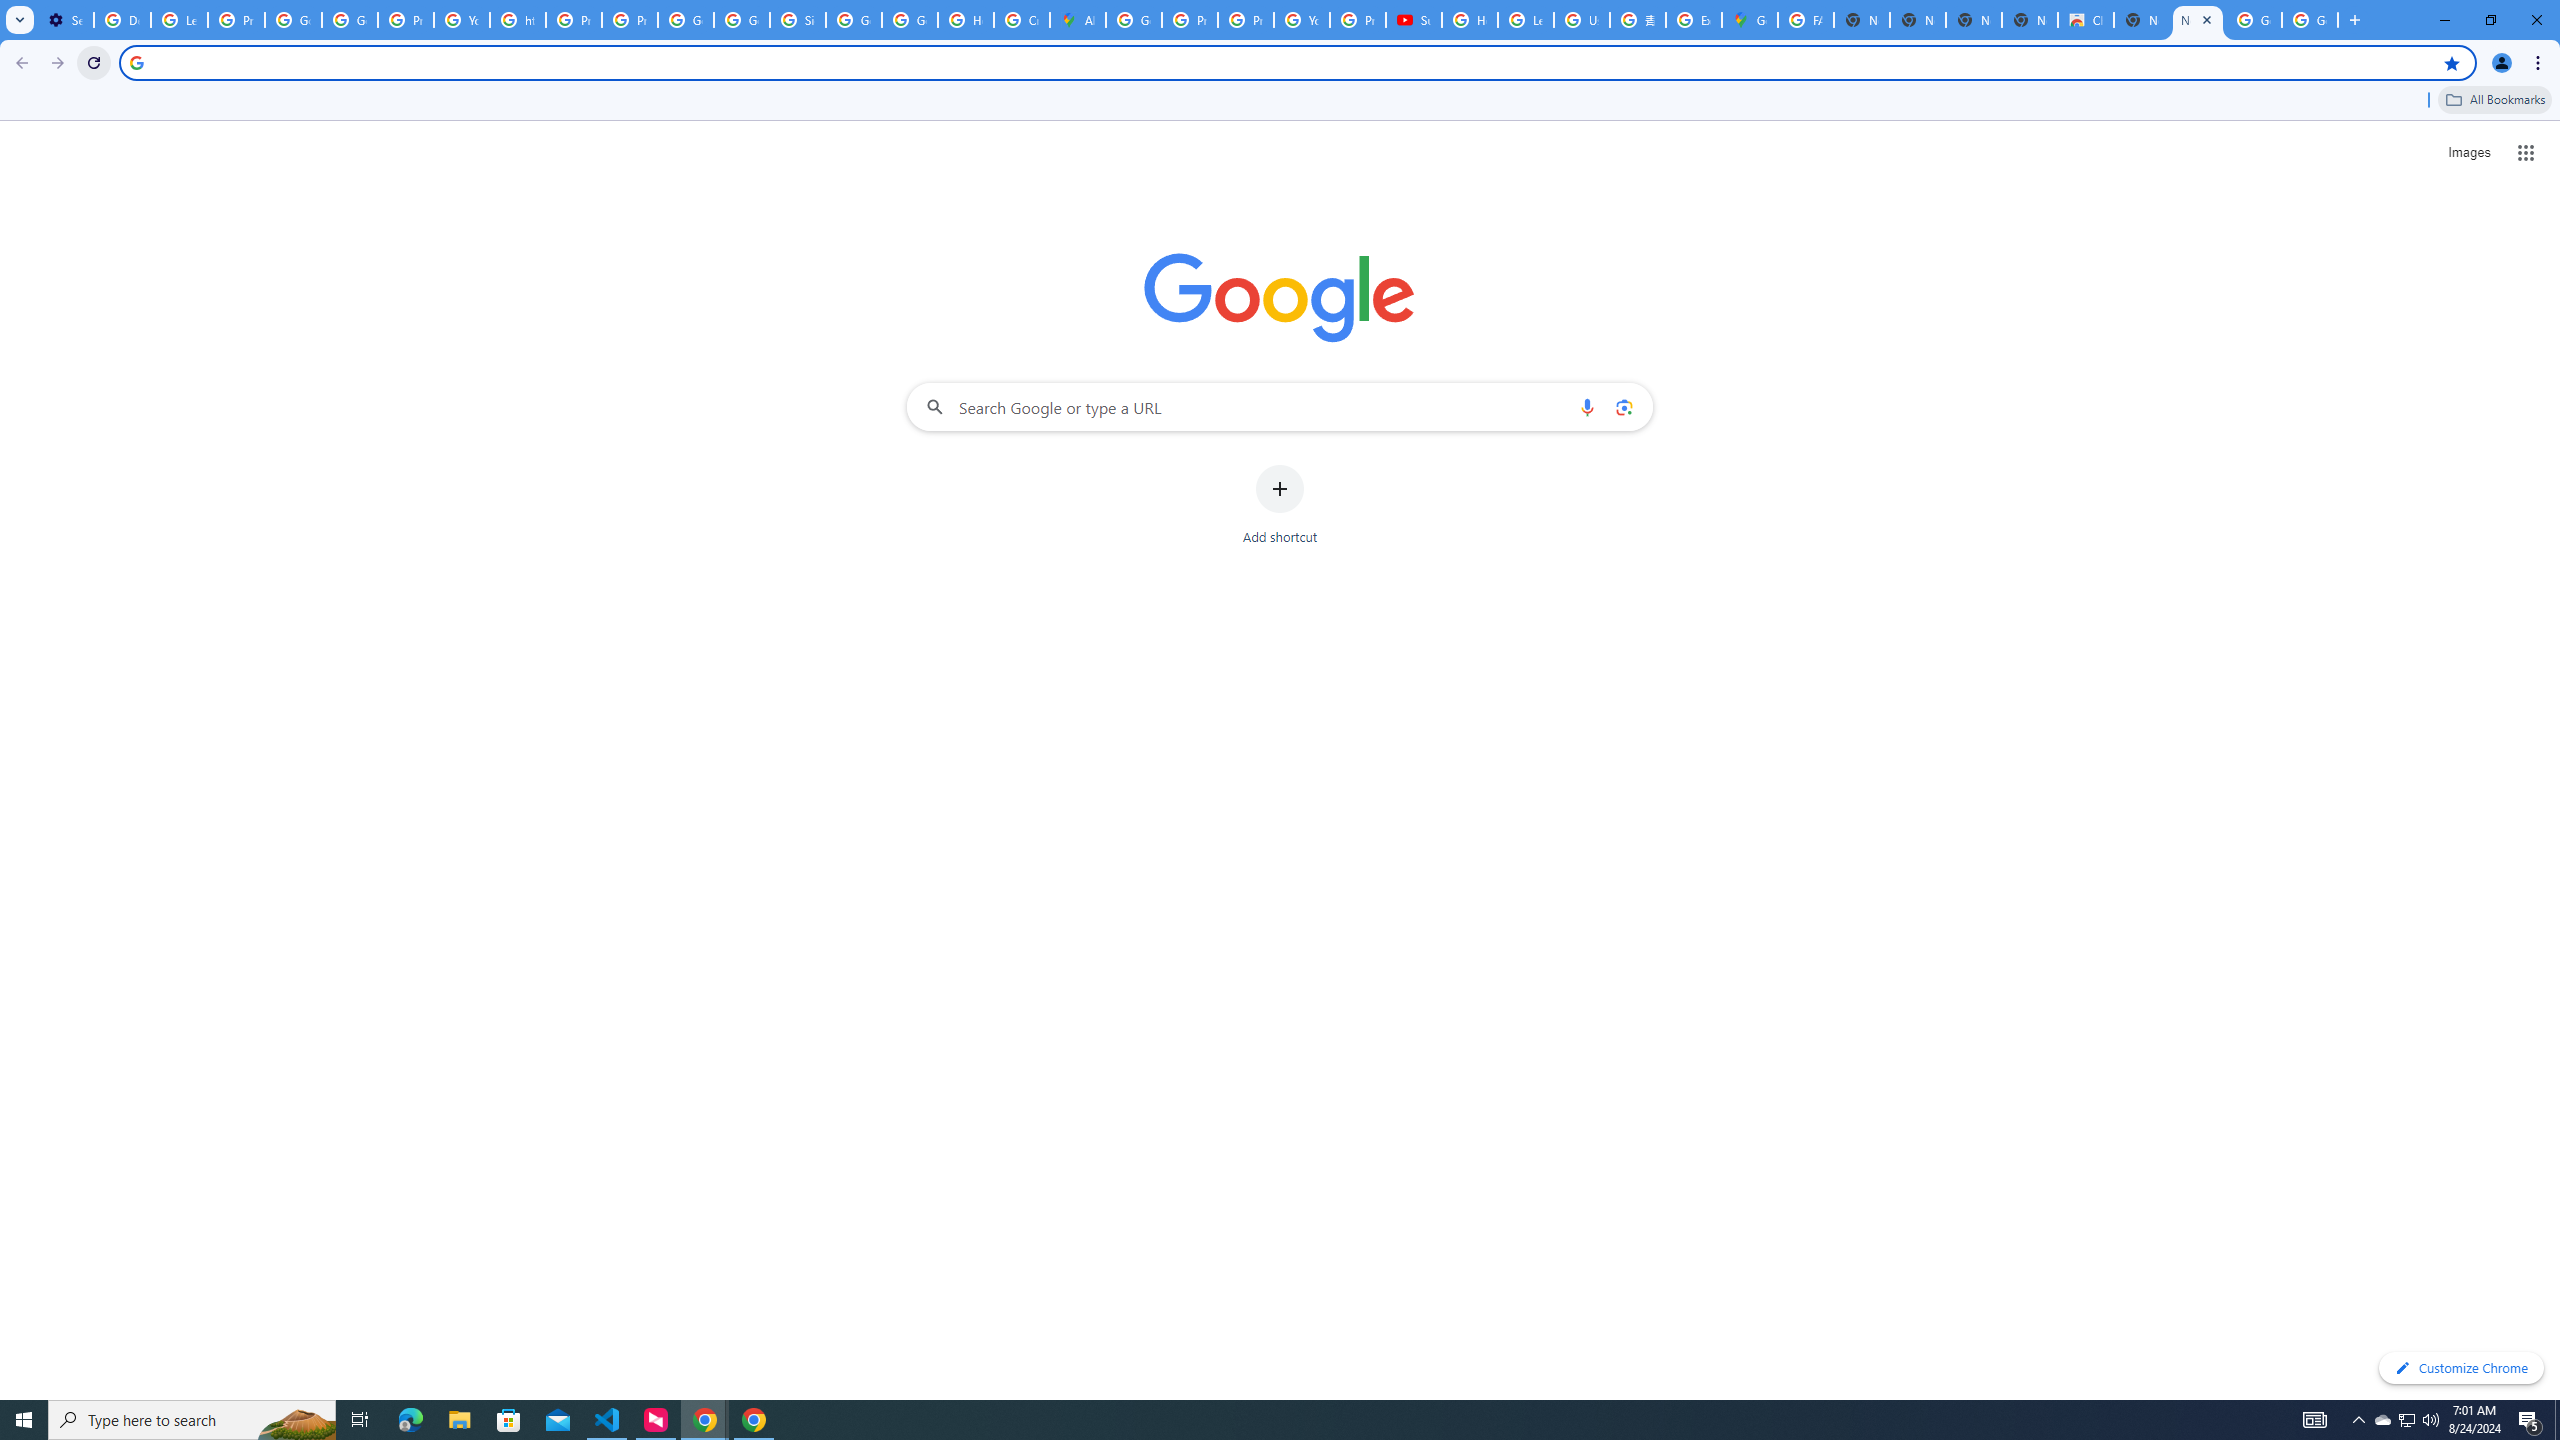  Describe the element at coordinates (293, 19) in the screenshot. I see `'Google Account Help'` at that location.